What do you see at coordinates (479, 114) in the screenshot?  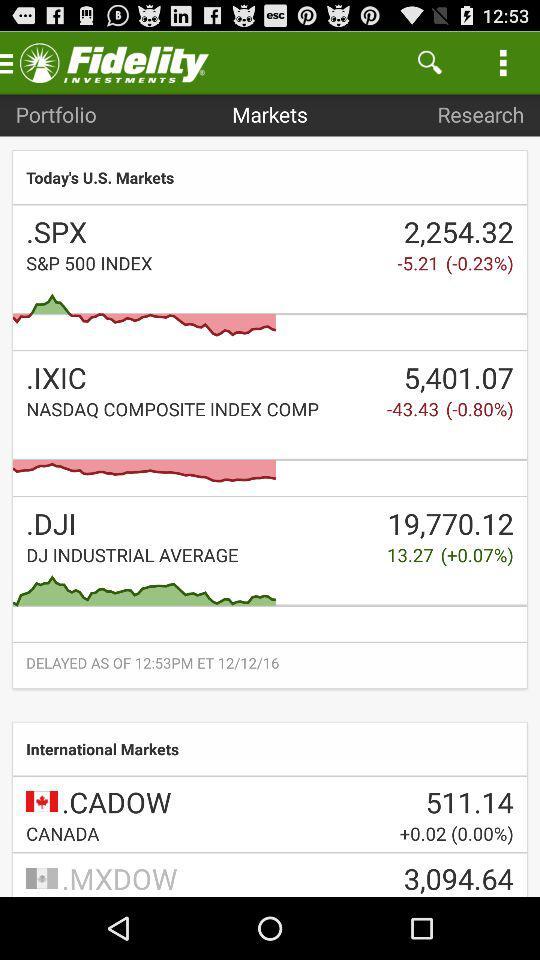 I see `the research app` at bounding box center [479, 114].